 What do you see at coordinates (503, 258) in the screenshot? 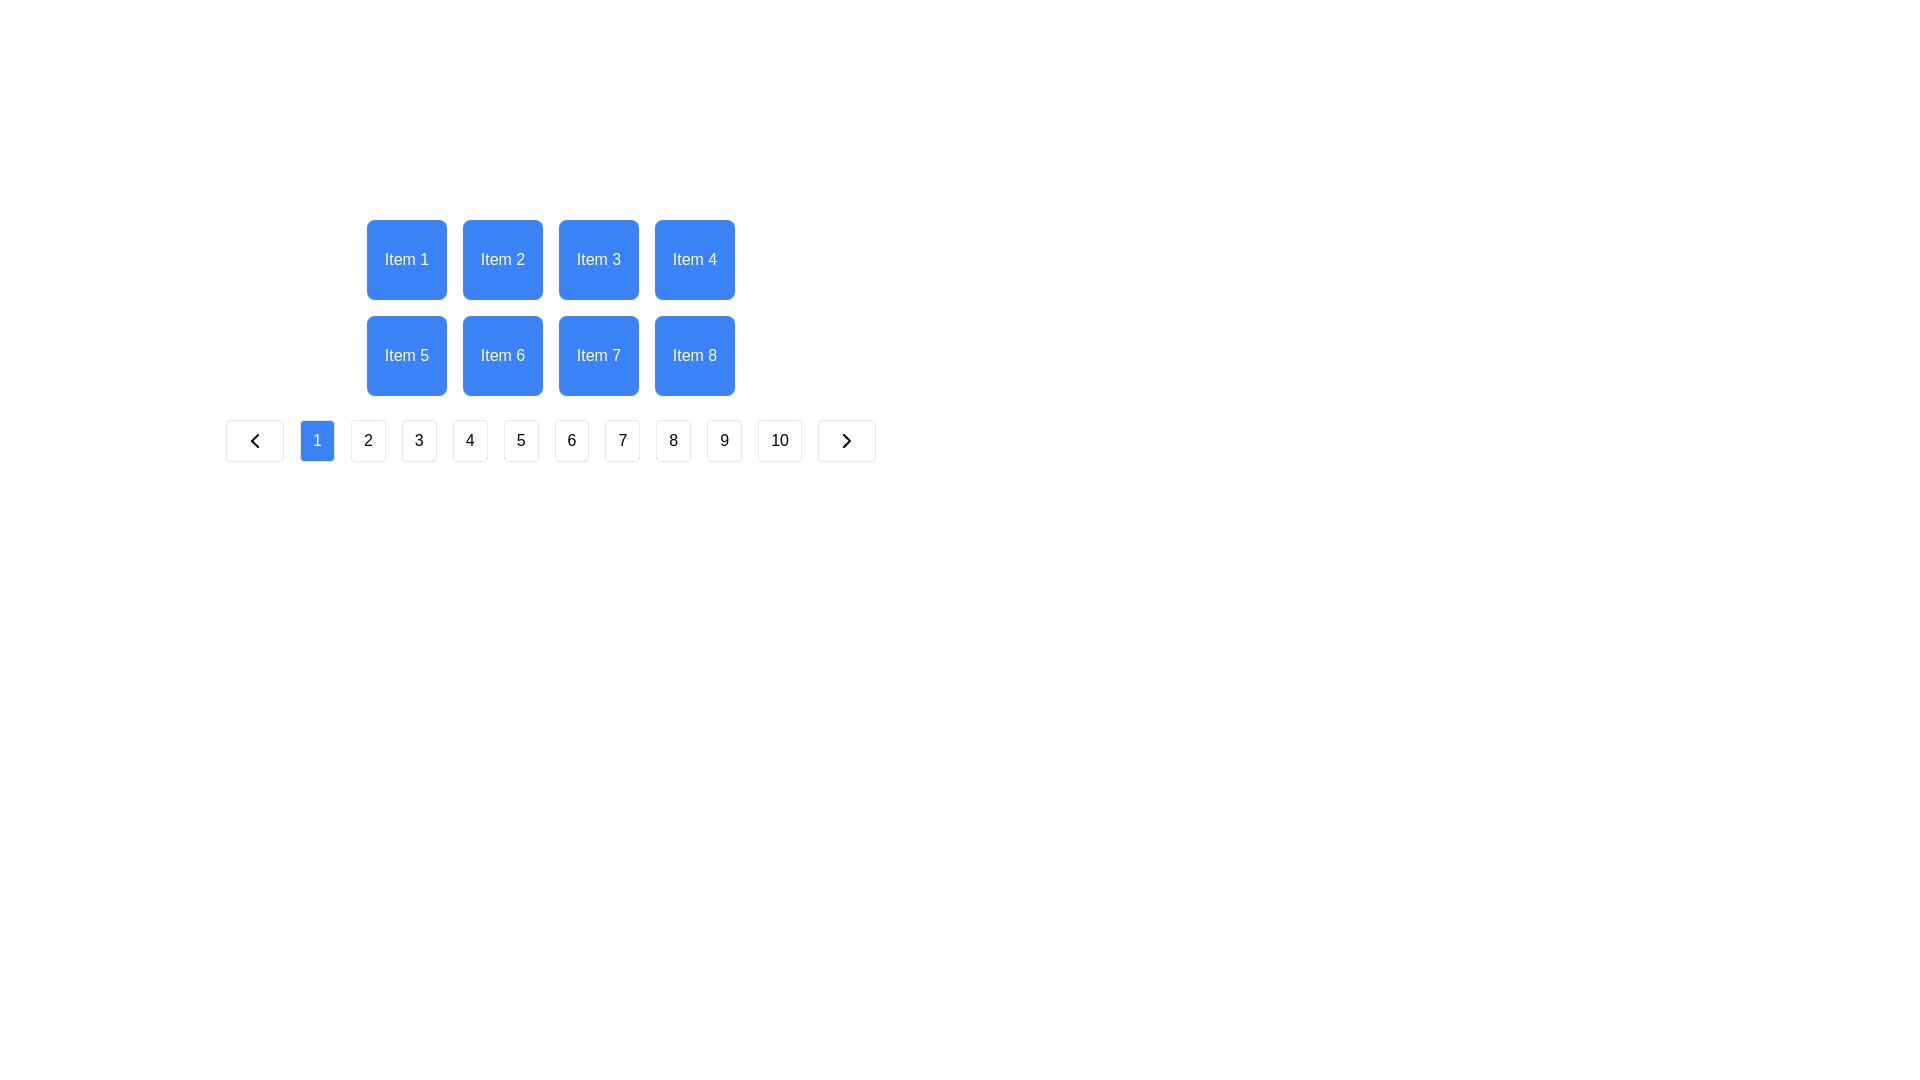
I see `the Static display block with a blue background and white text reading 'Item 2', located in the first row, second column of the grid` at bounding box center [503, 258].